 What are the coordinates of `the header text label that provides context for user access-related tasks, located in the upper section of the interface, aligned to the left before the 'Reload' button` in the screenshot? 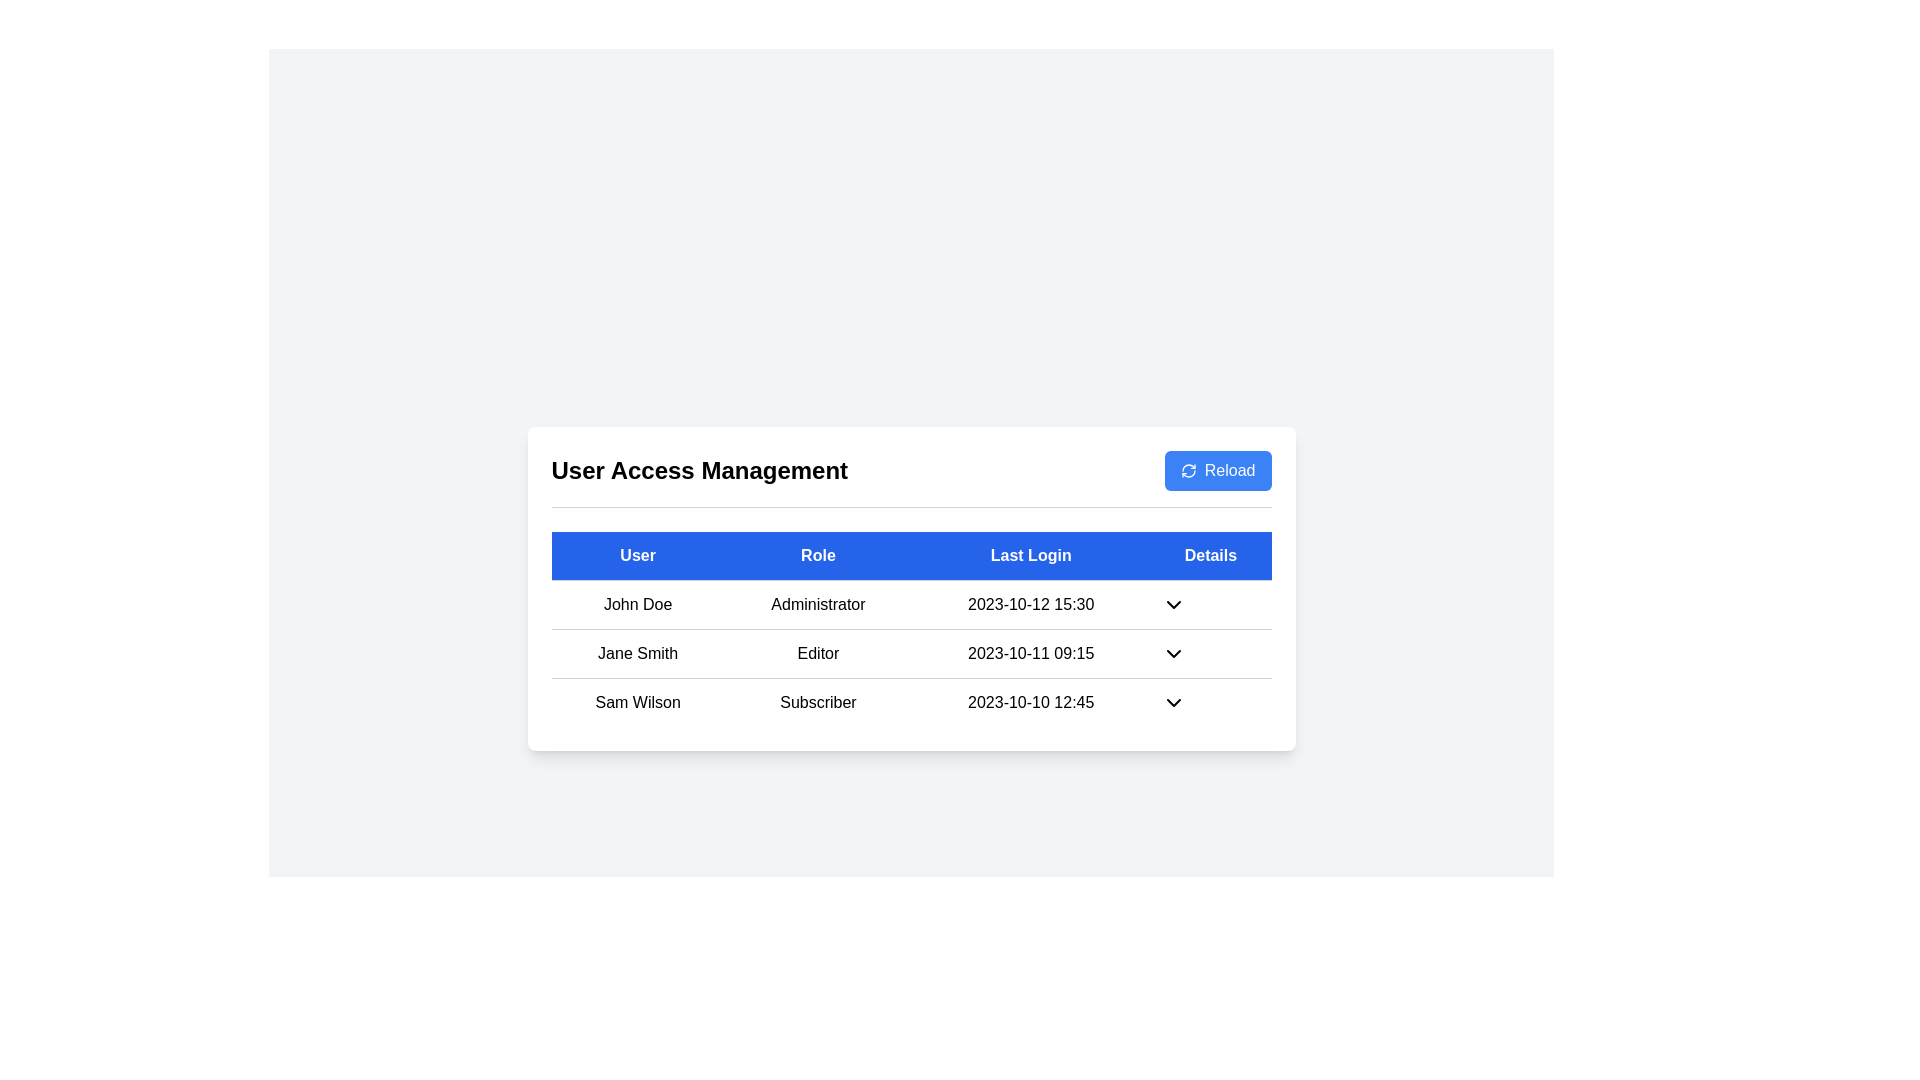 It's located at (699, 470).